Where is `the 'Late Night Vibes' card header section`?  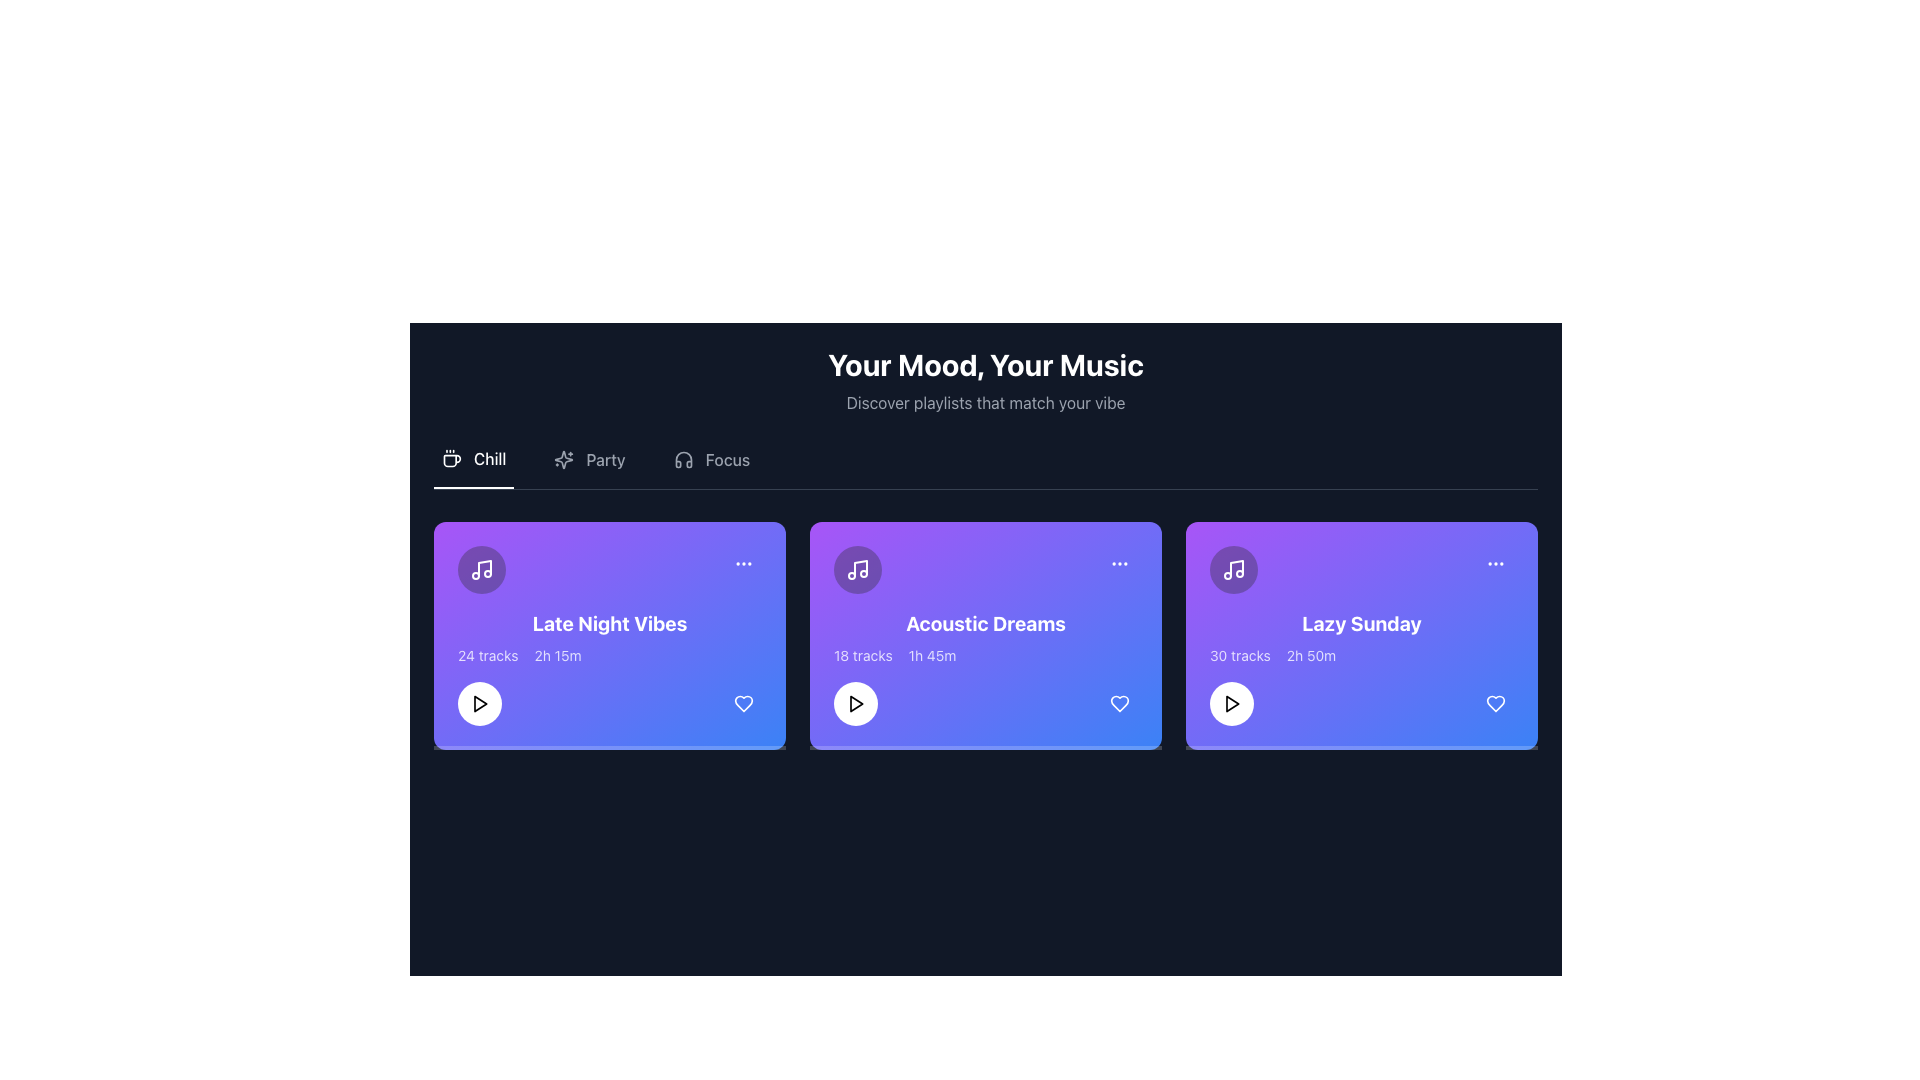 the 'Late Night Vibes' card header section is located at coordinates (608, 570).